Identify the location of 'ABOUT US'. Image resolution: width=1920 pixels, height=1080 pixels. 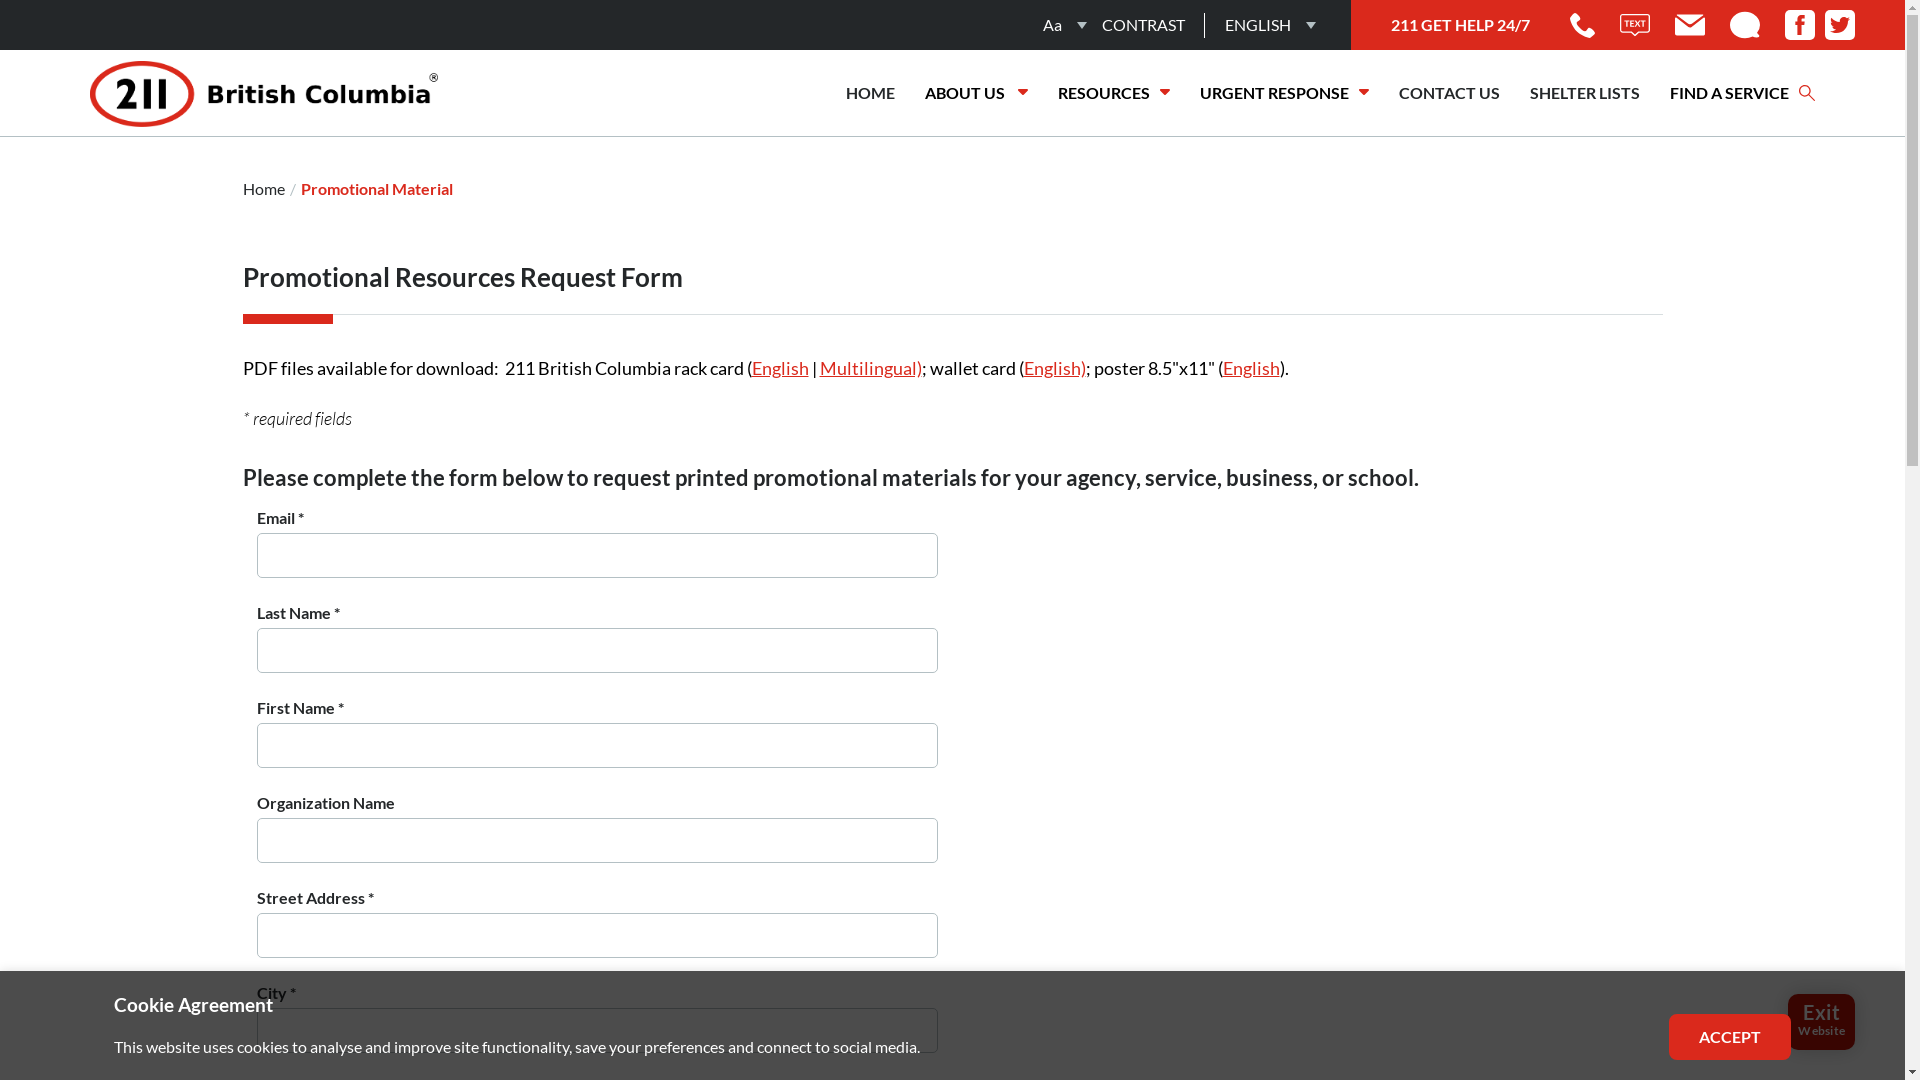
(909, 92).